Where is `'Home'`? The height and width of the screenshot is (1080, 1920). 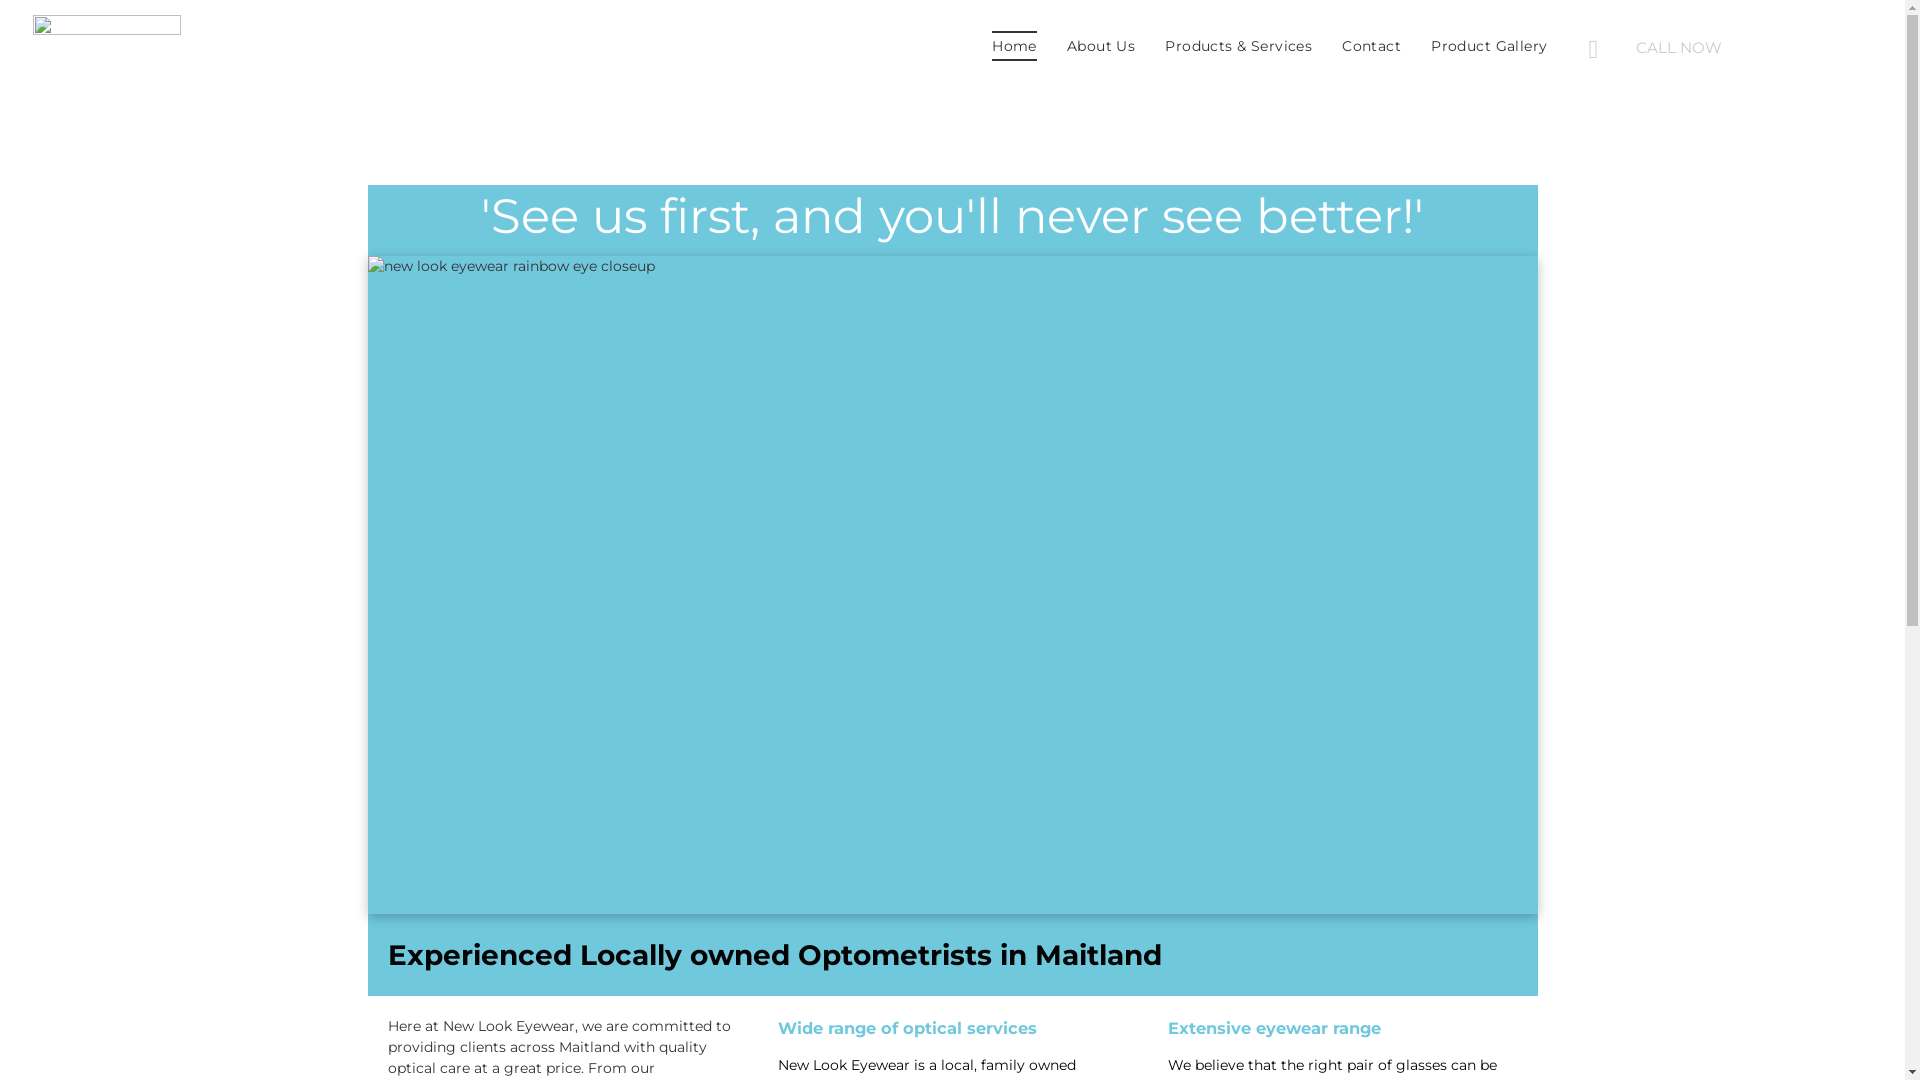 'Home' is located at coordinates (1014, 45).